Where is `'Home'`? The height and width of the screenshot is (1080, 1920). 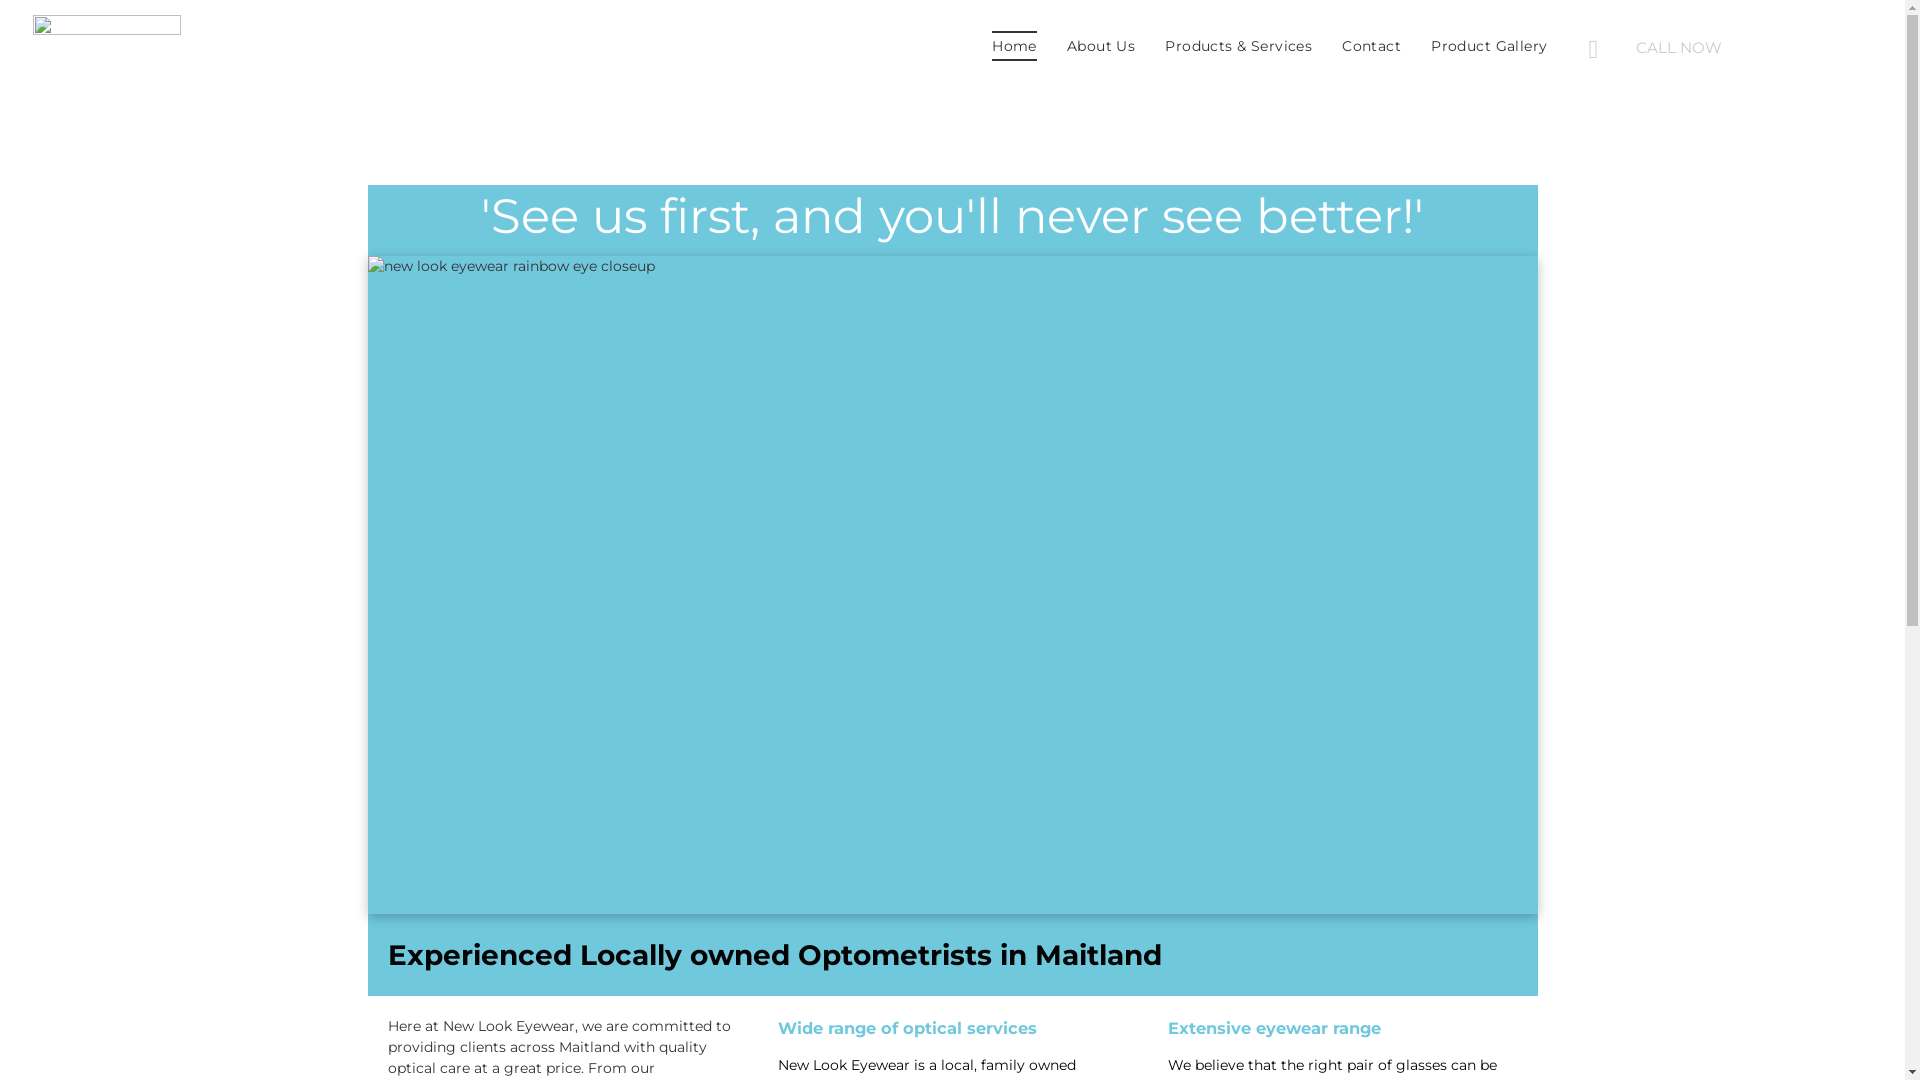 'Home' is located at coordinates (1014, 45).